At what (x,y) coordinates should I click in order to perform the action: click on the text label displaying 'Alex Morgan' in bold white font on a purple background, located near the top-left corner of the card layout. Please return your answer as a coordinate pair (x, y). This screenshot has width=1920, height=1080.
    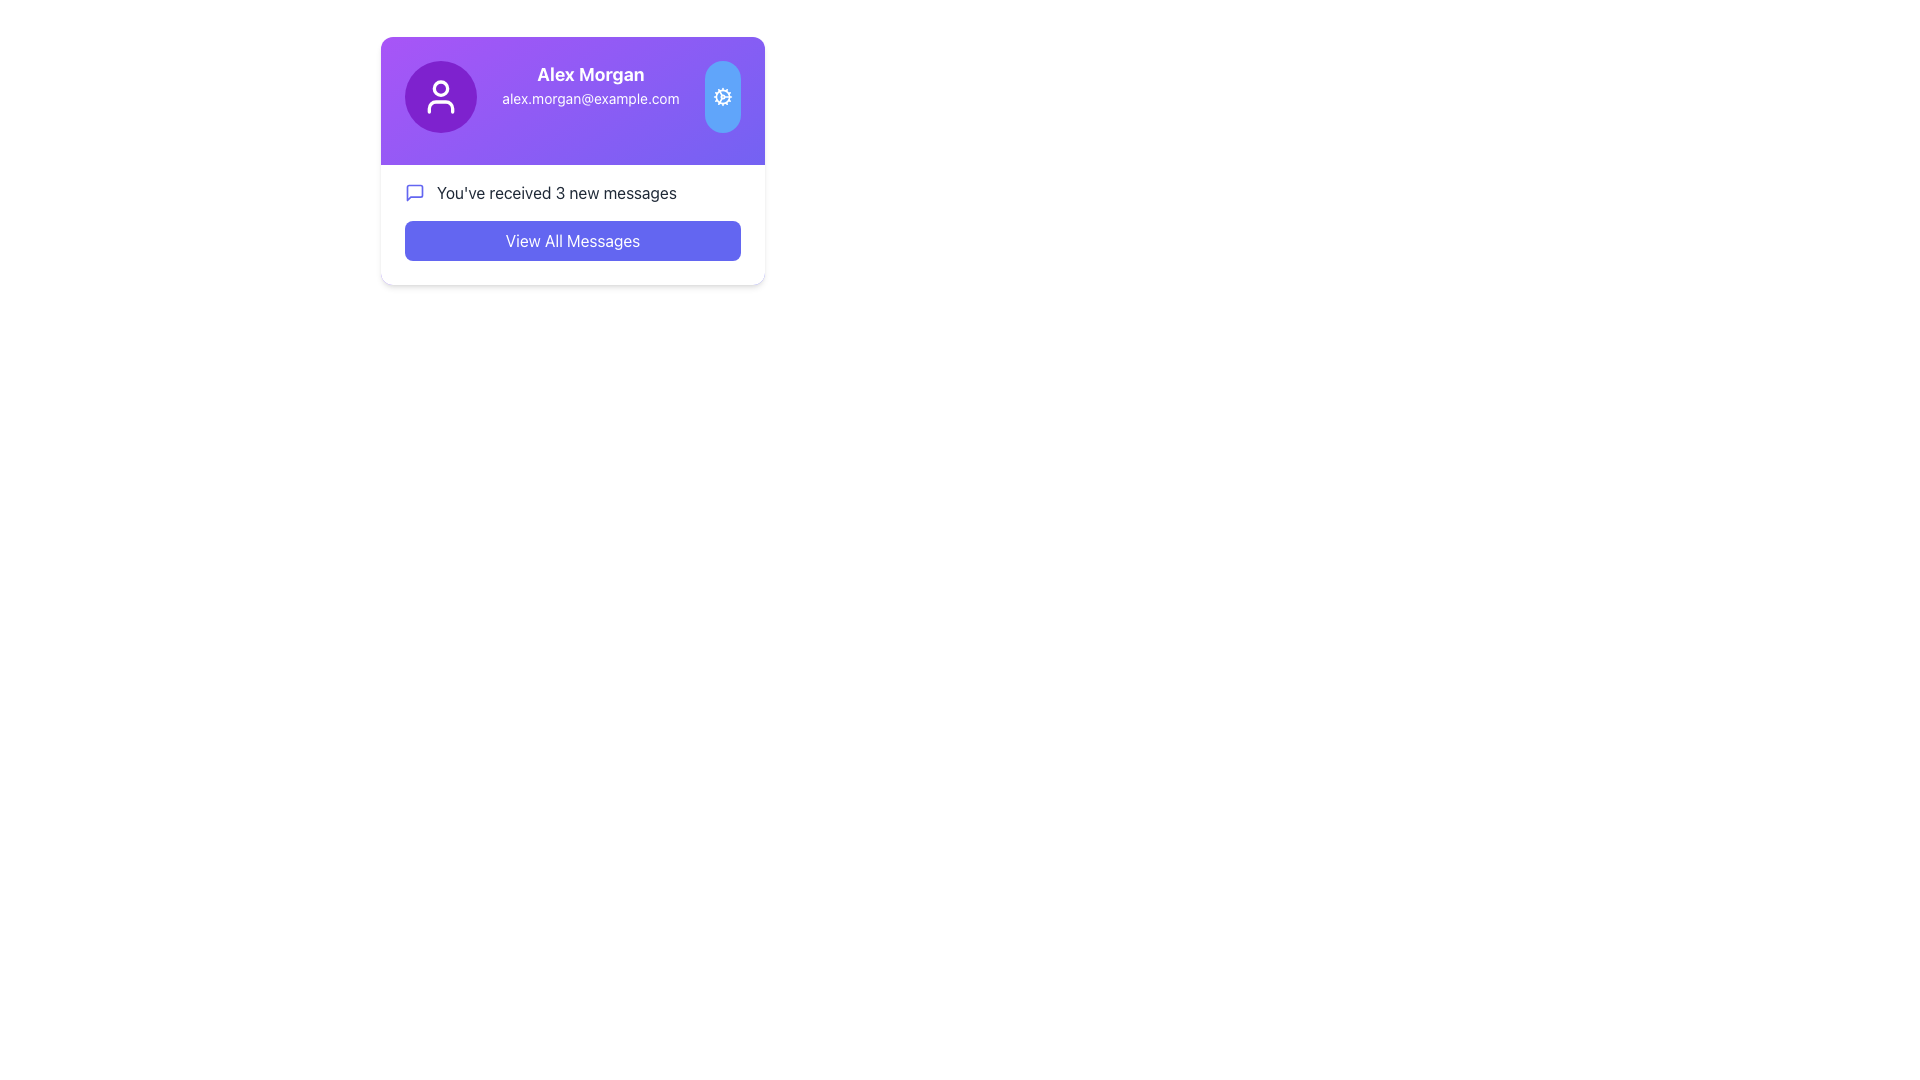
    Looking at the image, I should click on (589, 73).